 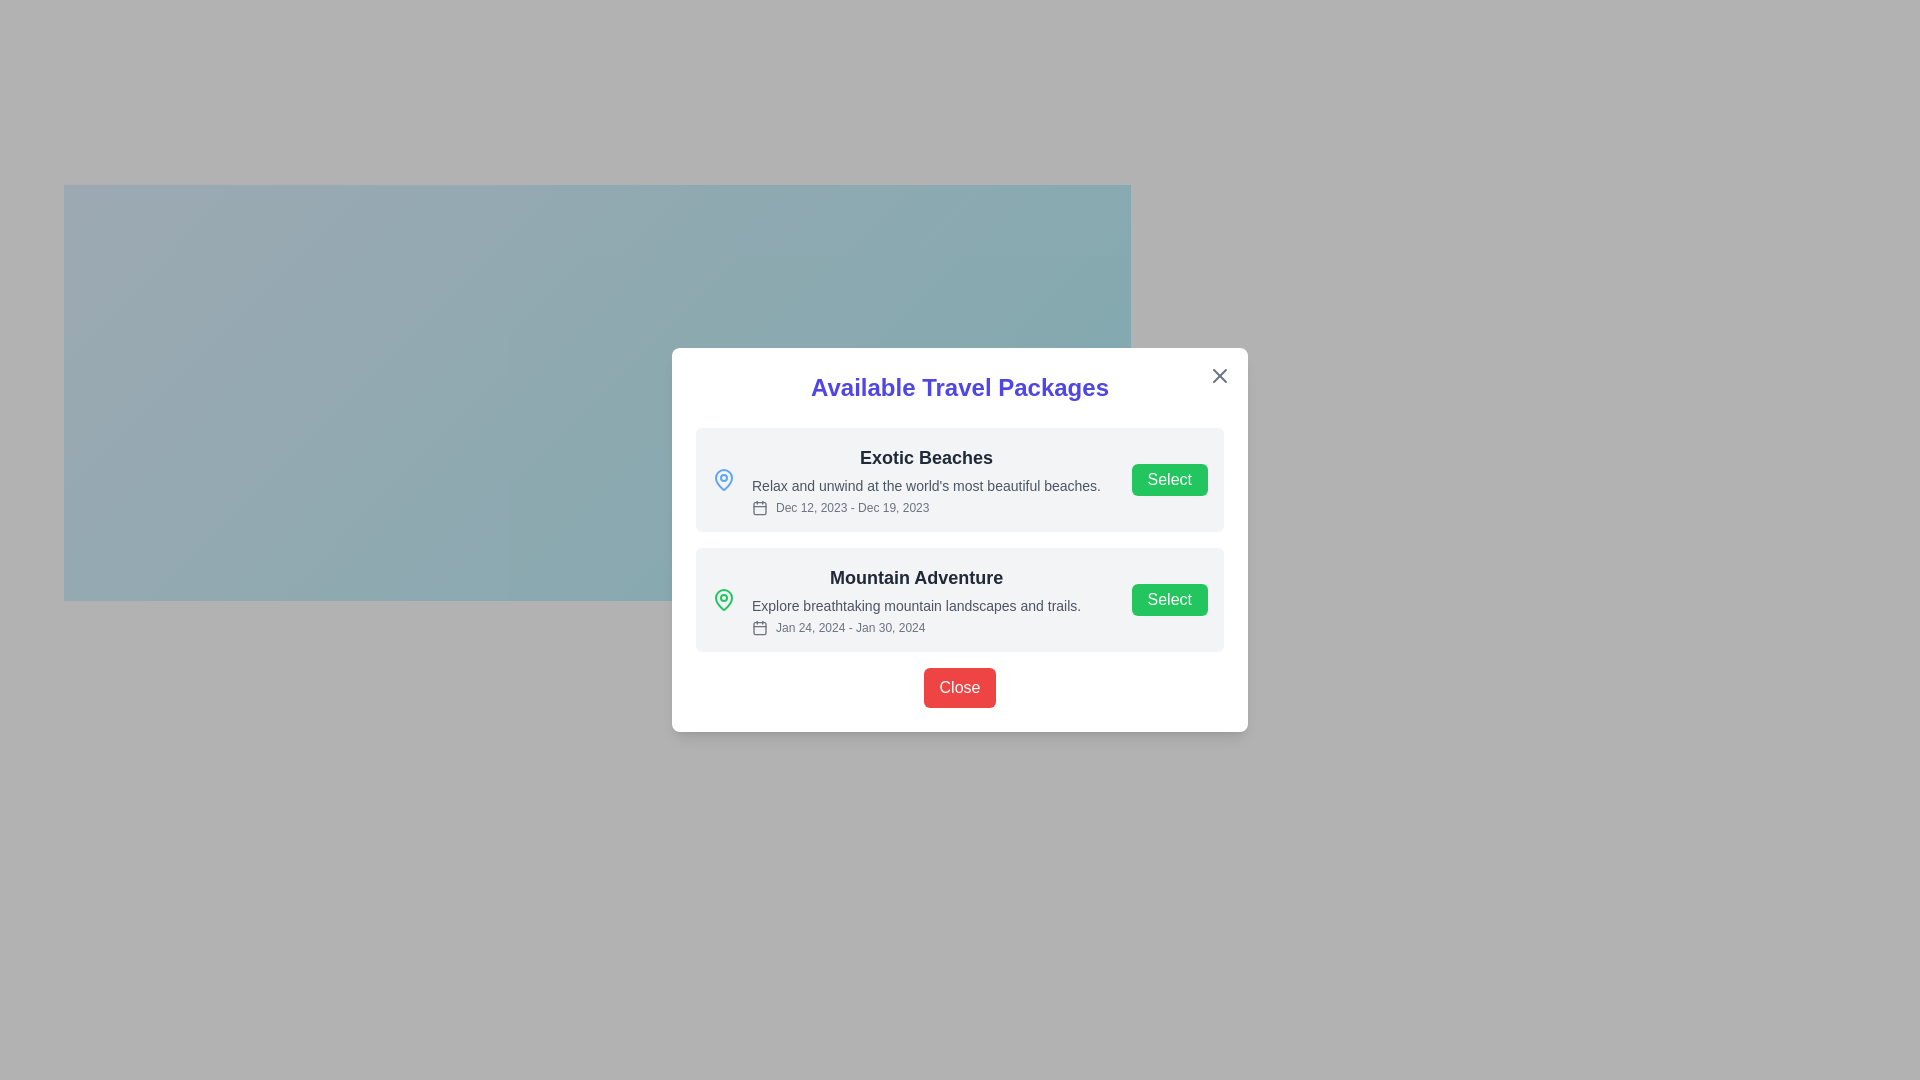 I want to click on displayed information from the text element containing the calendar icon and dates 'Jan 24, 2024 - Jan 30, 2024', located below the title 'Mountain Adventure', so click(x=915, y=627).